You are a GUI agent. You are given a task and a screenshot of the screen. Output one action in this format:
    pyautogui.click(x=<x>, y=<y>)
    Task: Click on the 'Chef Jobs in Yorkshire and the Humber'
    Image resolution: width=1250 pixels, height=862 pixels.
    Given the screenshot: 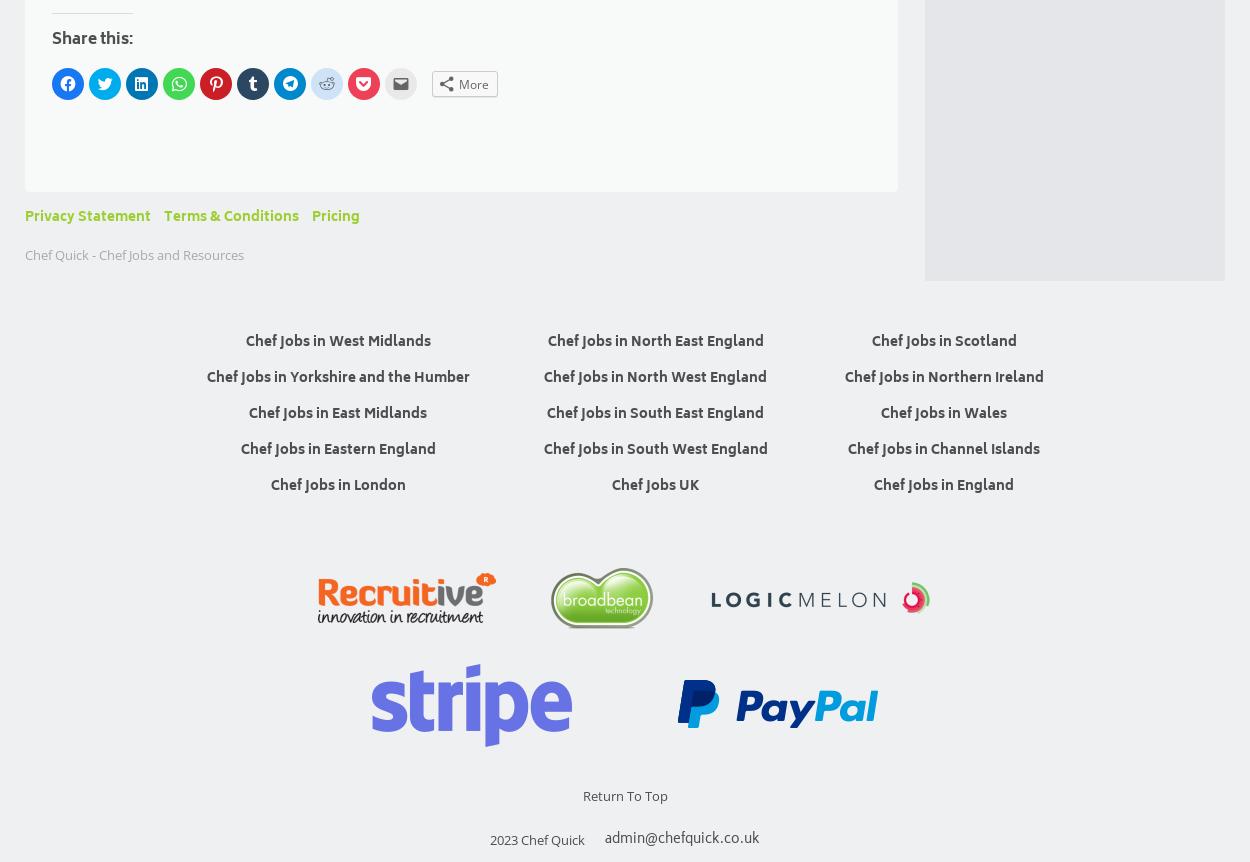 What is the action you would take?
    pyautogui.click(x=336, y=377)
    